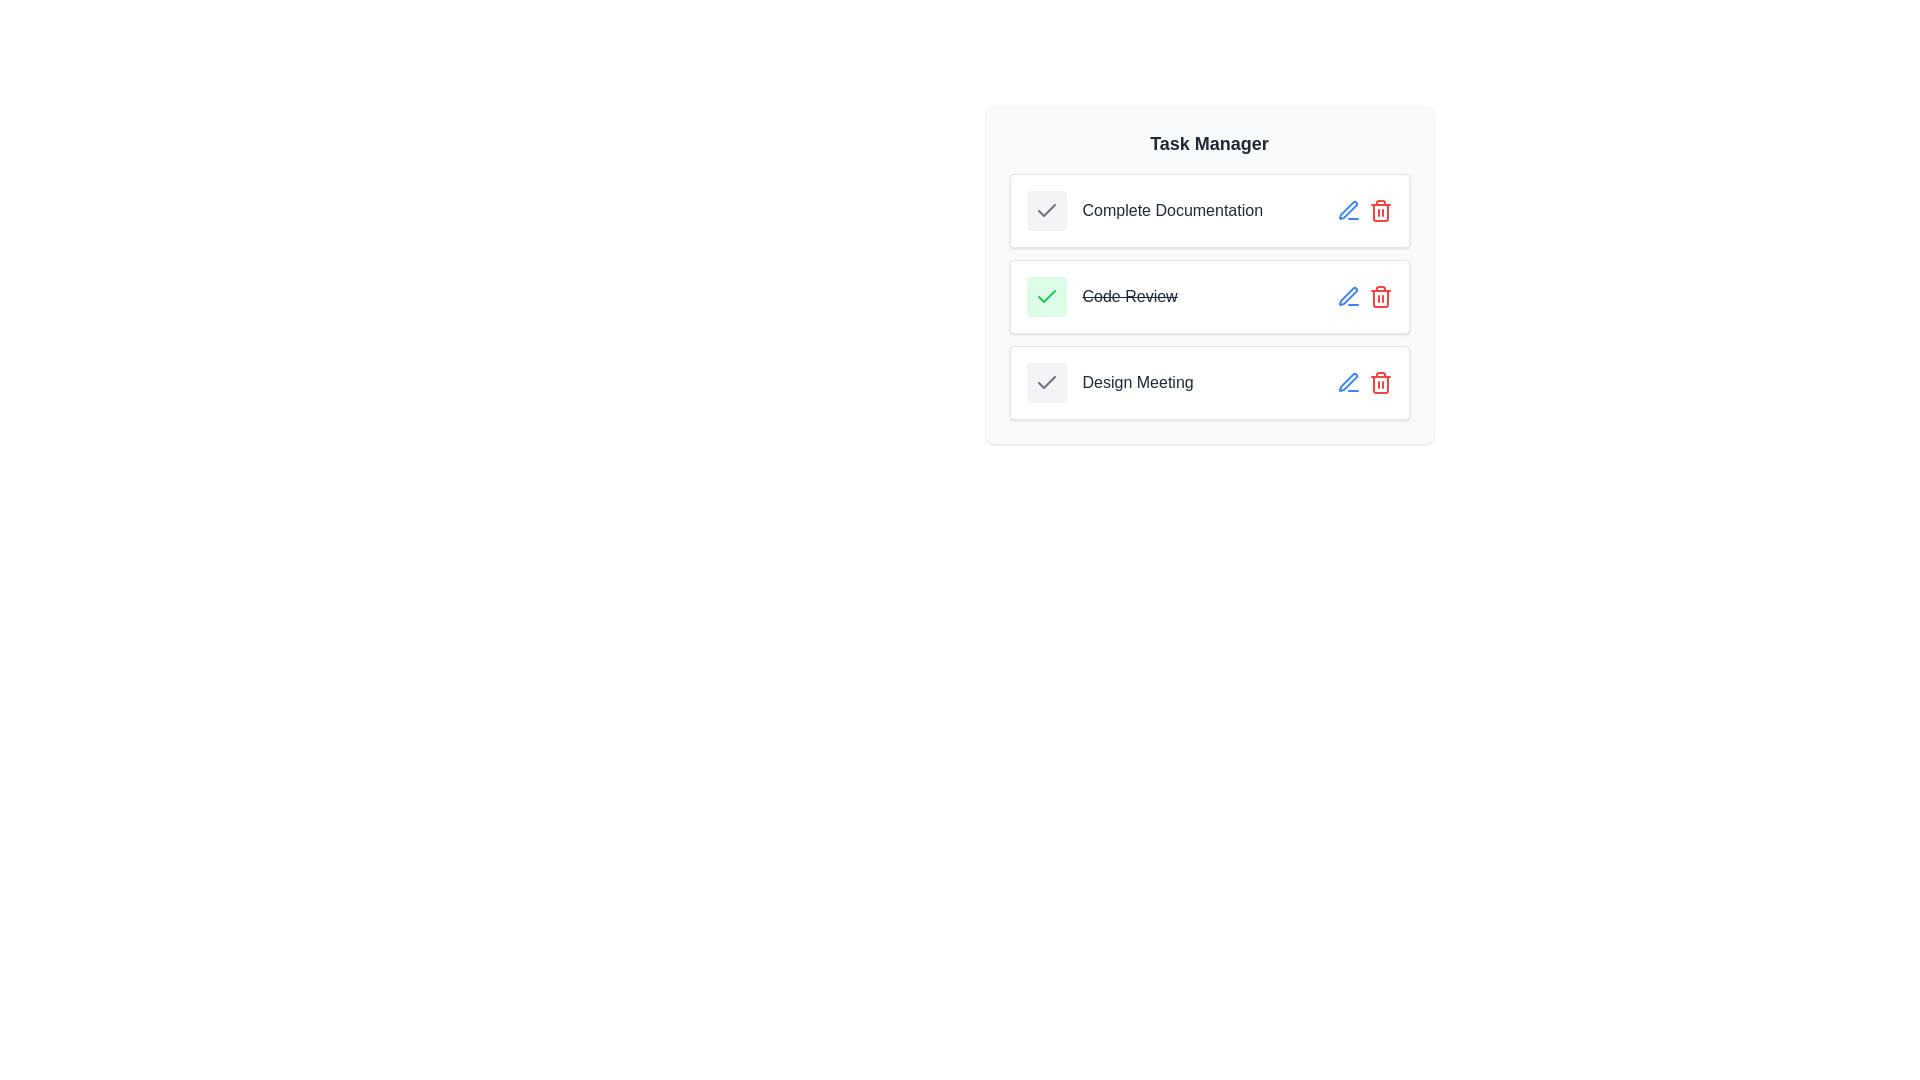 This screenshot has height=1080, width=1920. What do you see at coordinates (1171, 211) in the screenshot?
I see `the text of the static label displaying the title of the task, located on the first row of the task list between a checkmark icon and an edit icon` at bounding box center [1171, 211].